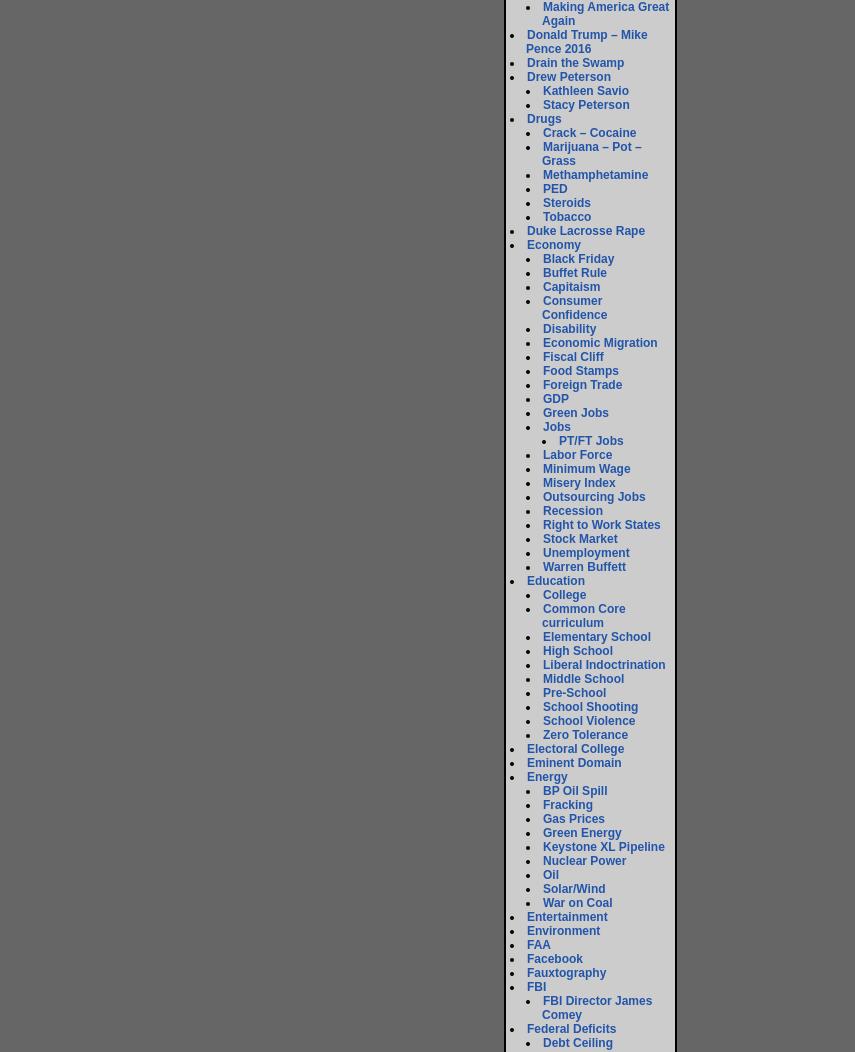 Image resolution: width=855 pixels, height=1052 pixels. I want to click on 'Solar/Wind', so click(572, 889).